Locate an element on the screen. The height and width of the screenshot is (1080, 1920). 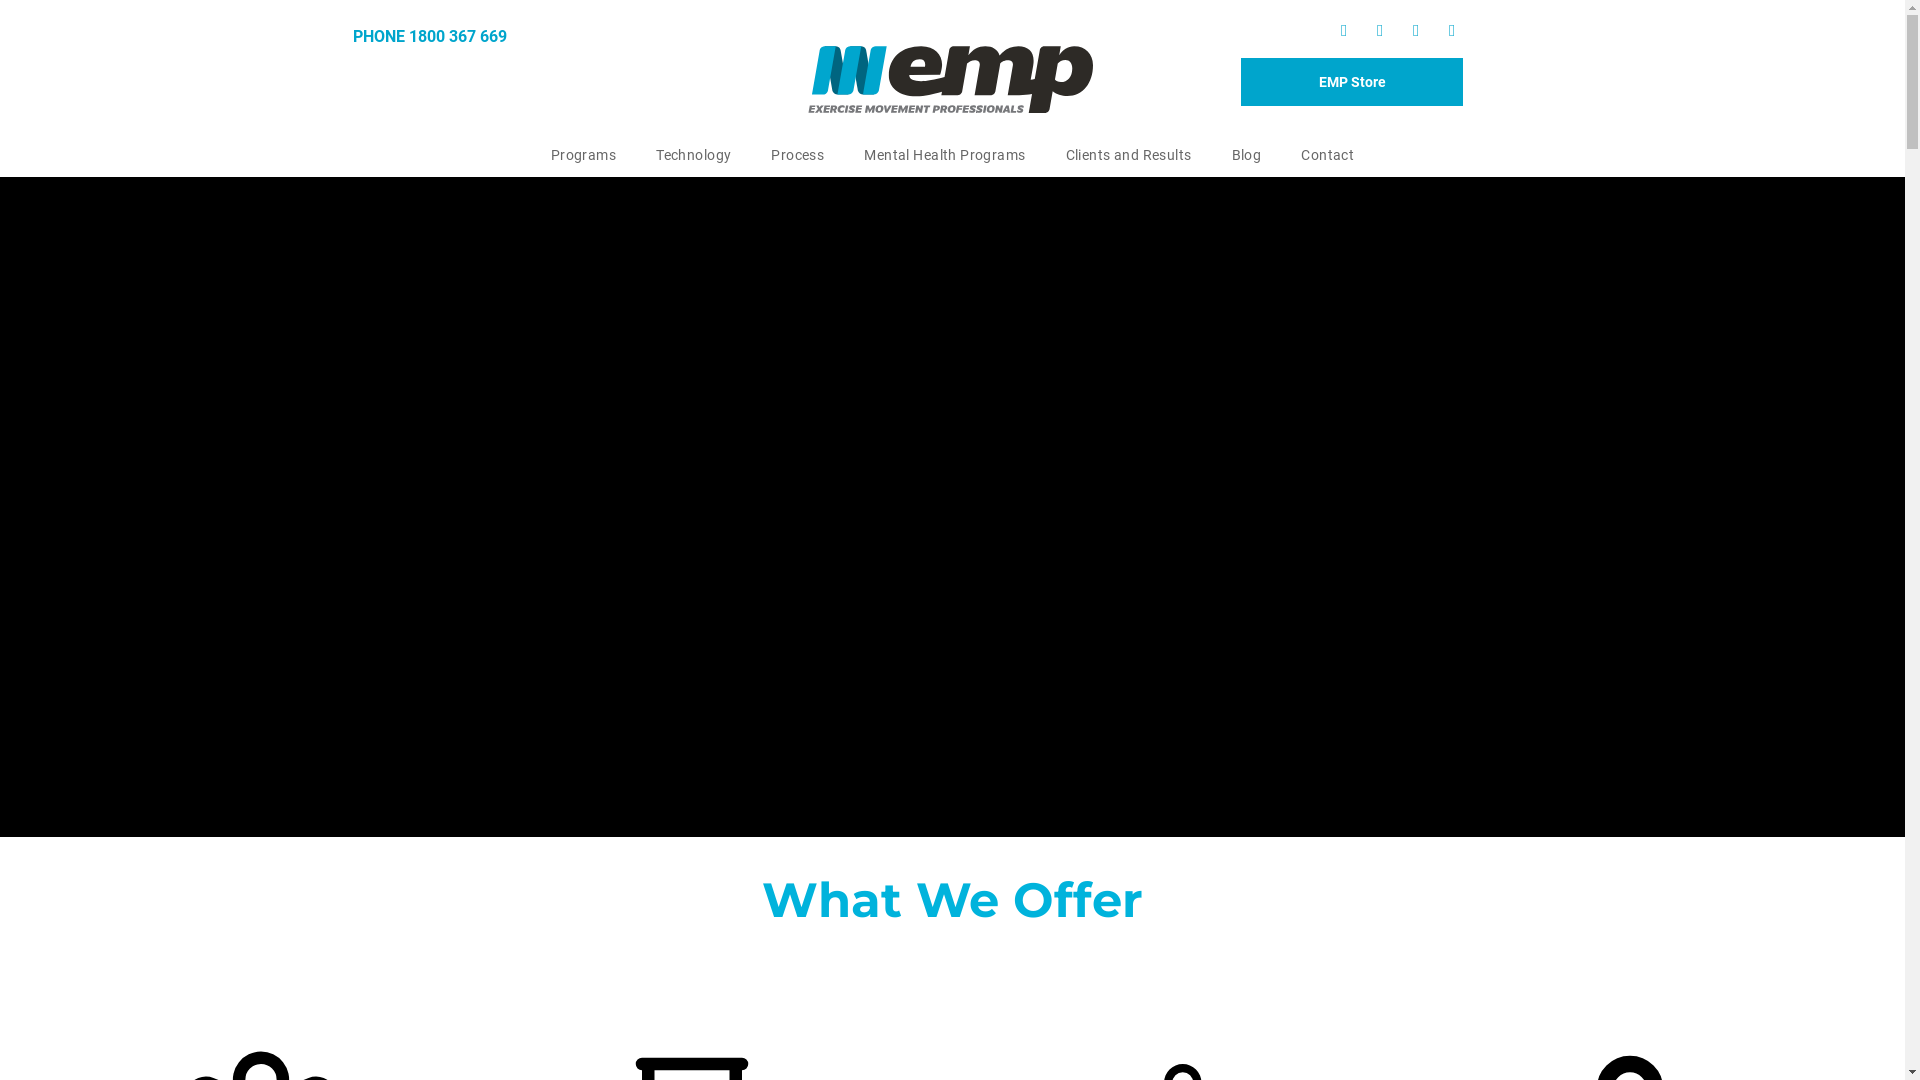
'Programs' is located at coordinates (582, 154).